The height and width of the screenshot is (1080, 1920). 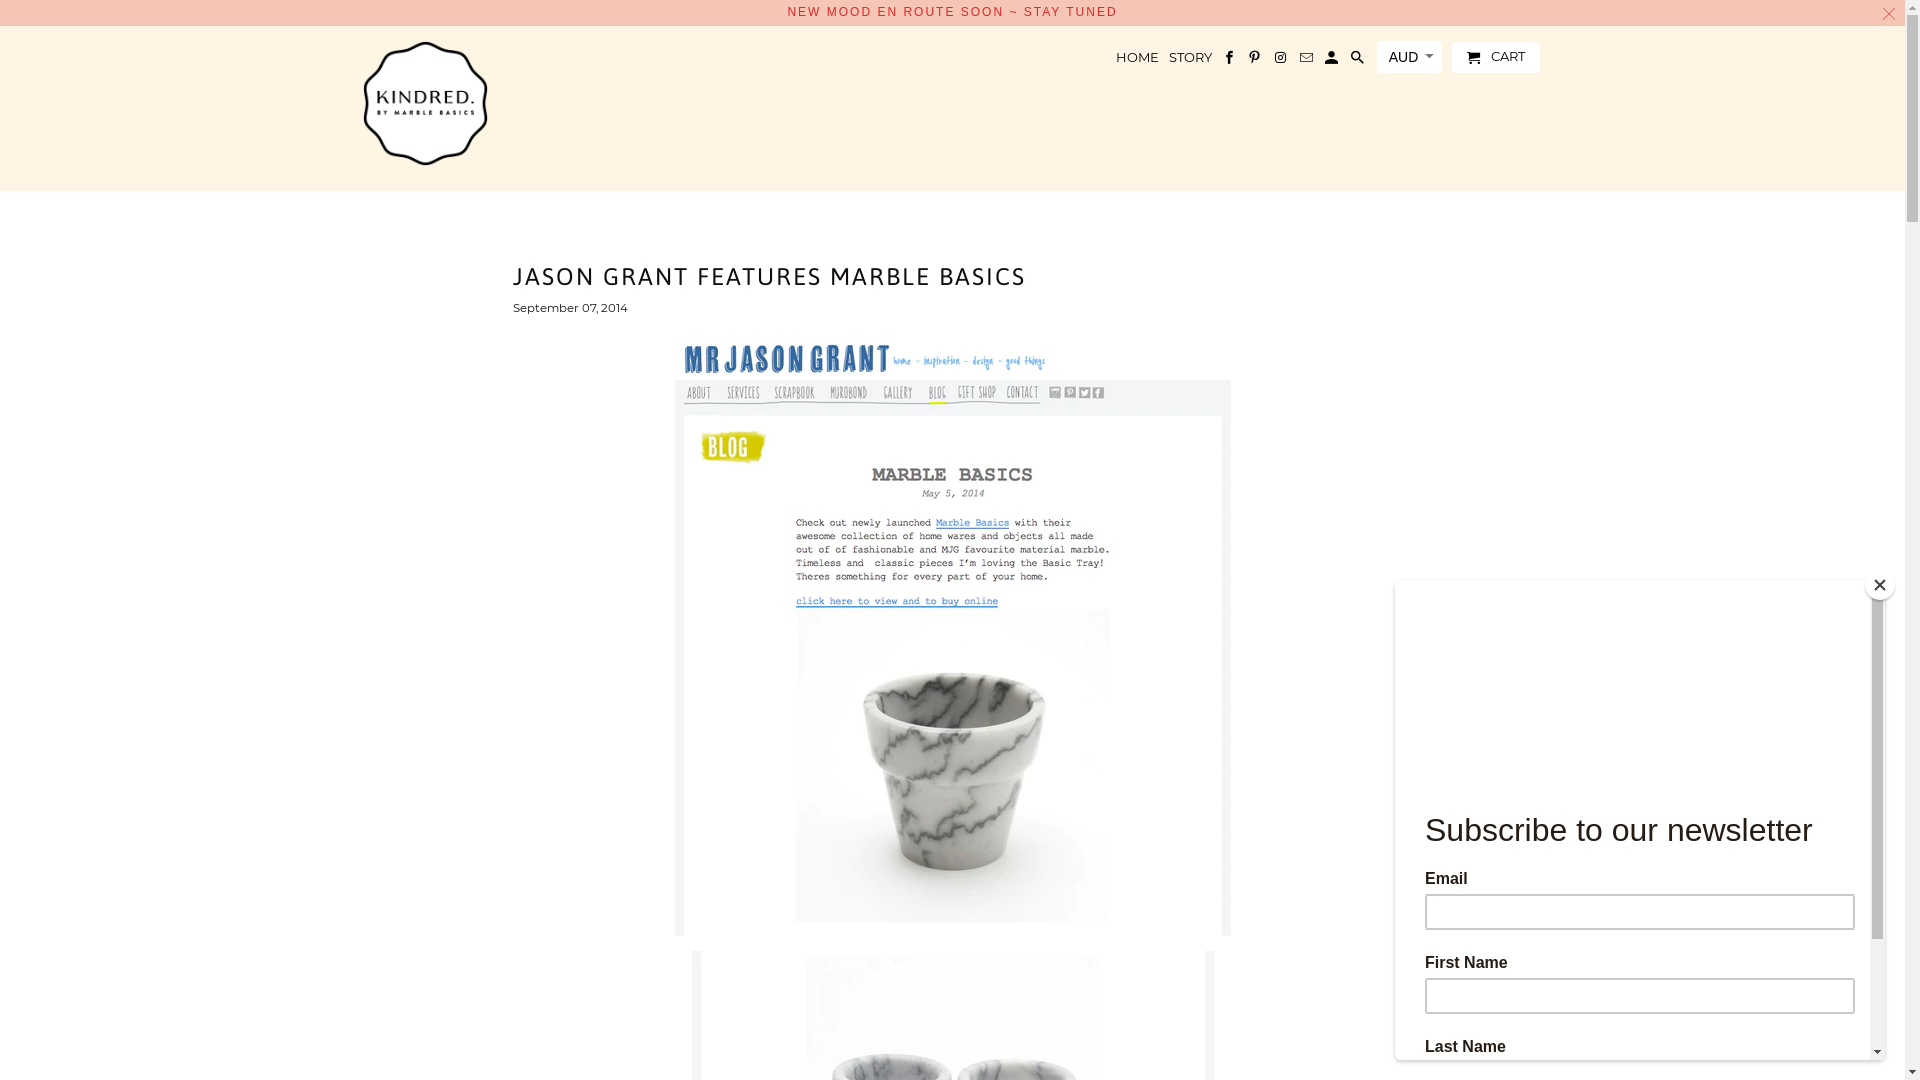 I want to click on 'My Account ', so click(x=1333, y=60).